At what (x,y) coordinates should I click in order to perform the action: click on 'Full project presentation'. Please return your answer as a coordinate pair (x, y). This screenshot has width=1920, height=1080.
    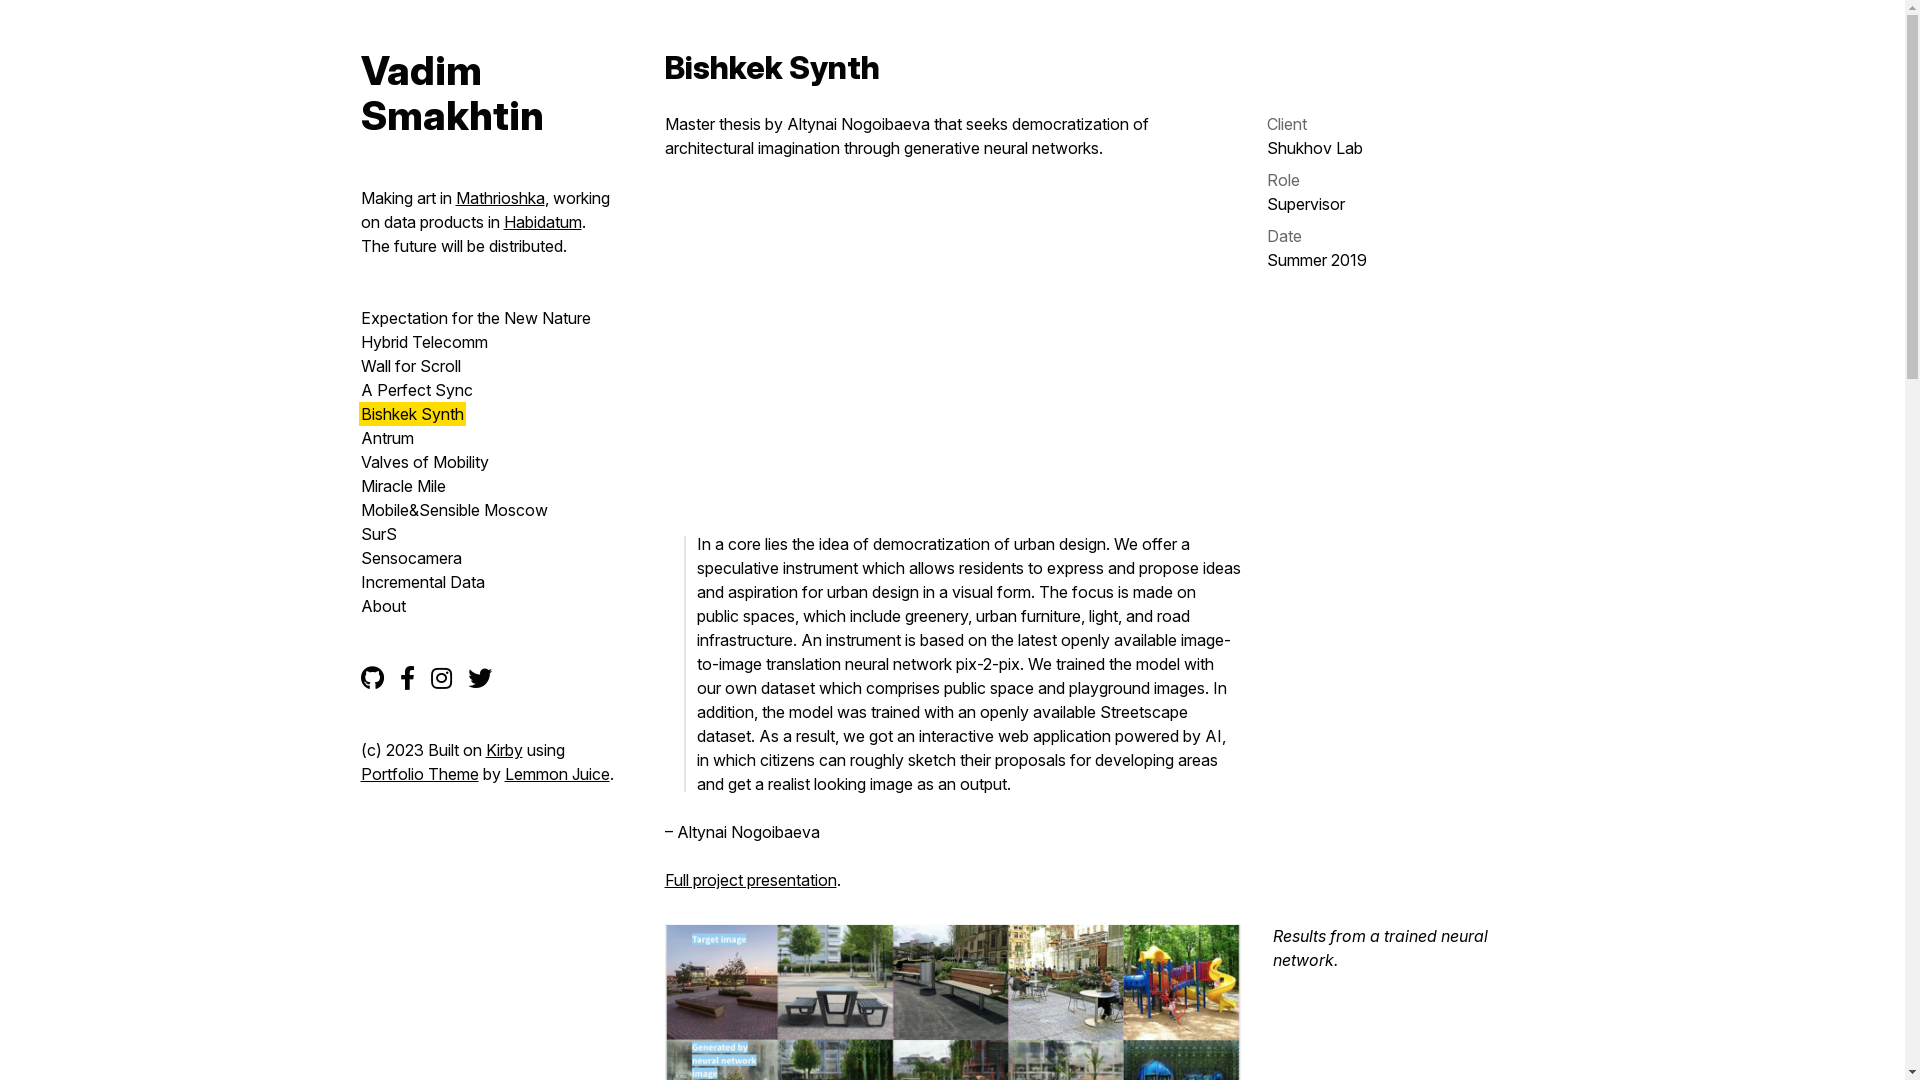
    Looking at the image, I should click on (748, 878).